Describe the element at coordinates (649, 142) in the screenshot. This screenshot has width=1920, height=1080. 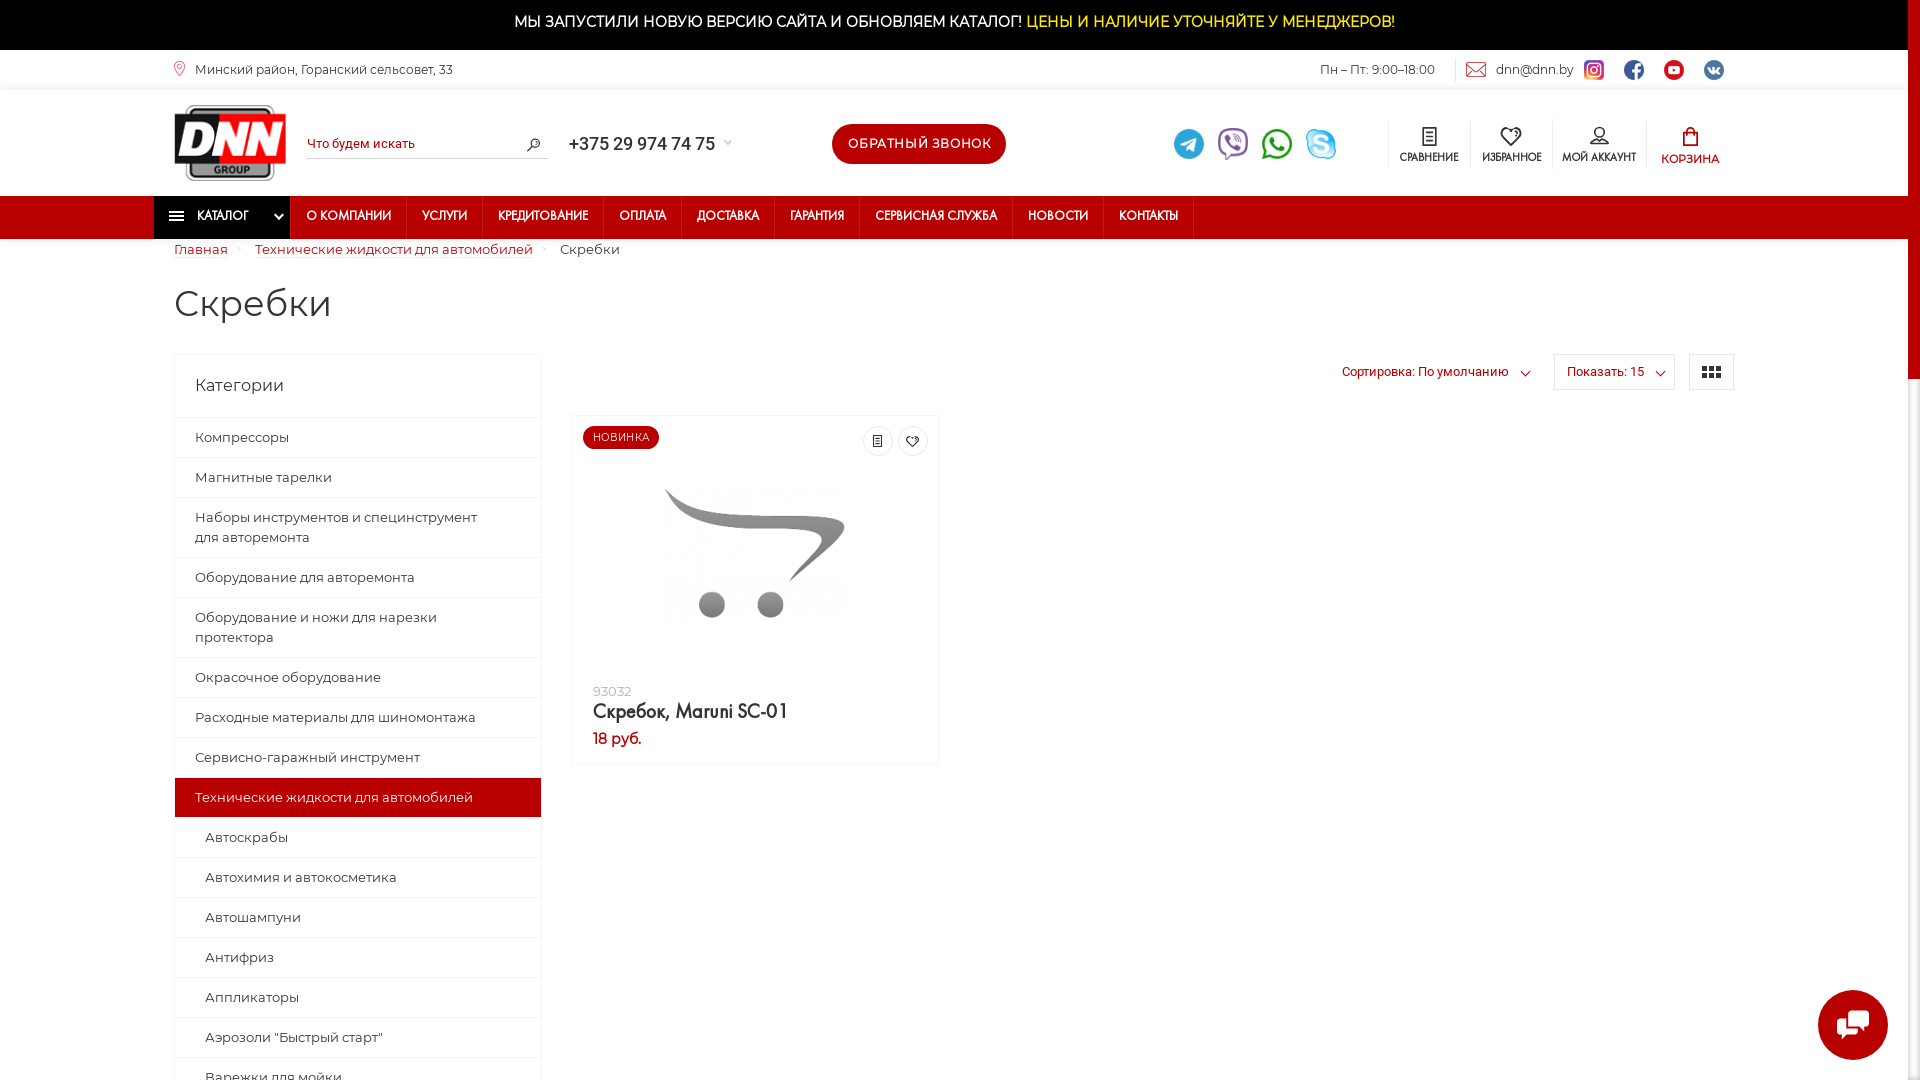
I see `'+375 29 974 74 75'` at that location.